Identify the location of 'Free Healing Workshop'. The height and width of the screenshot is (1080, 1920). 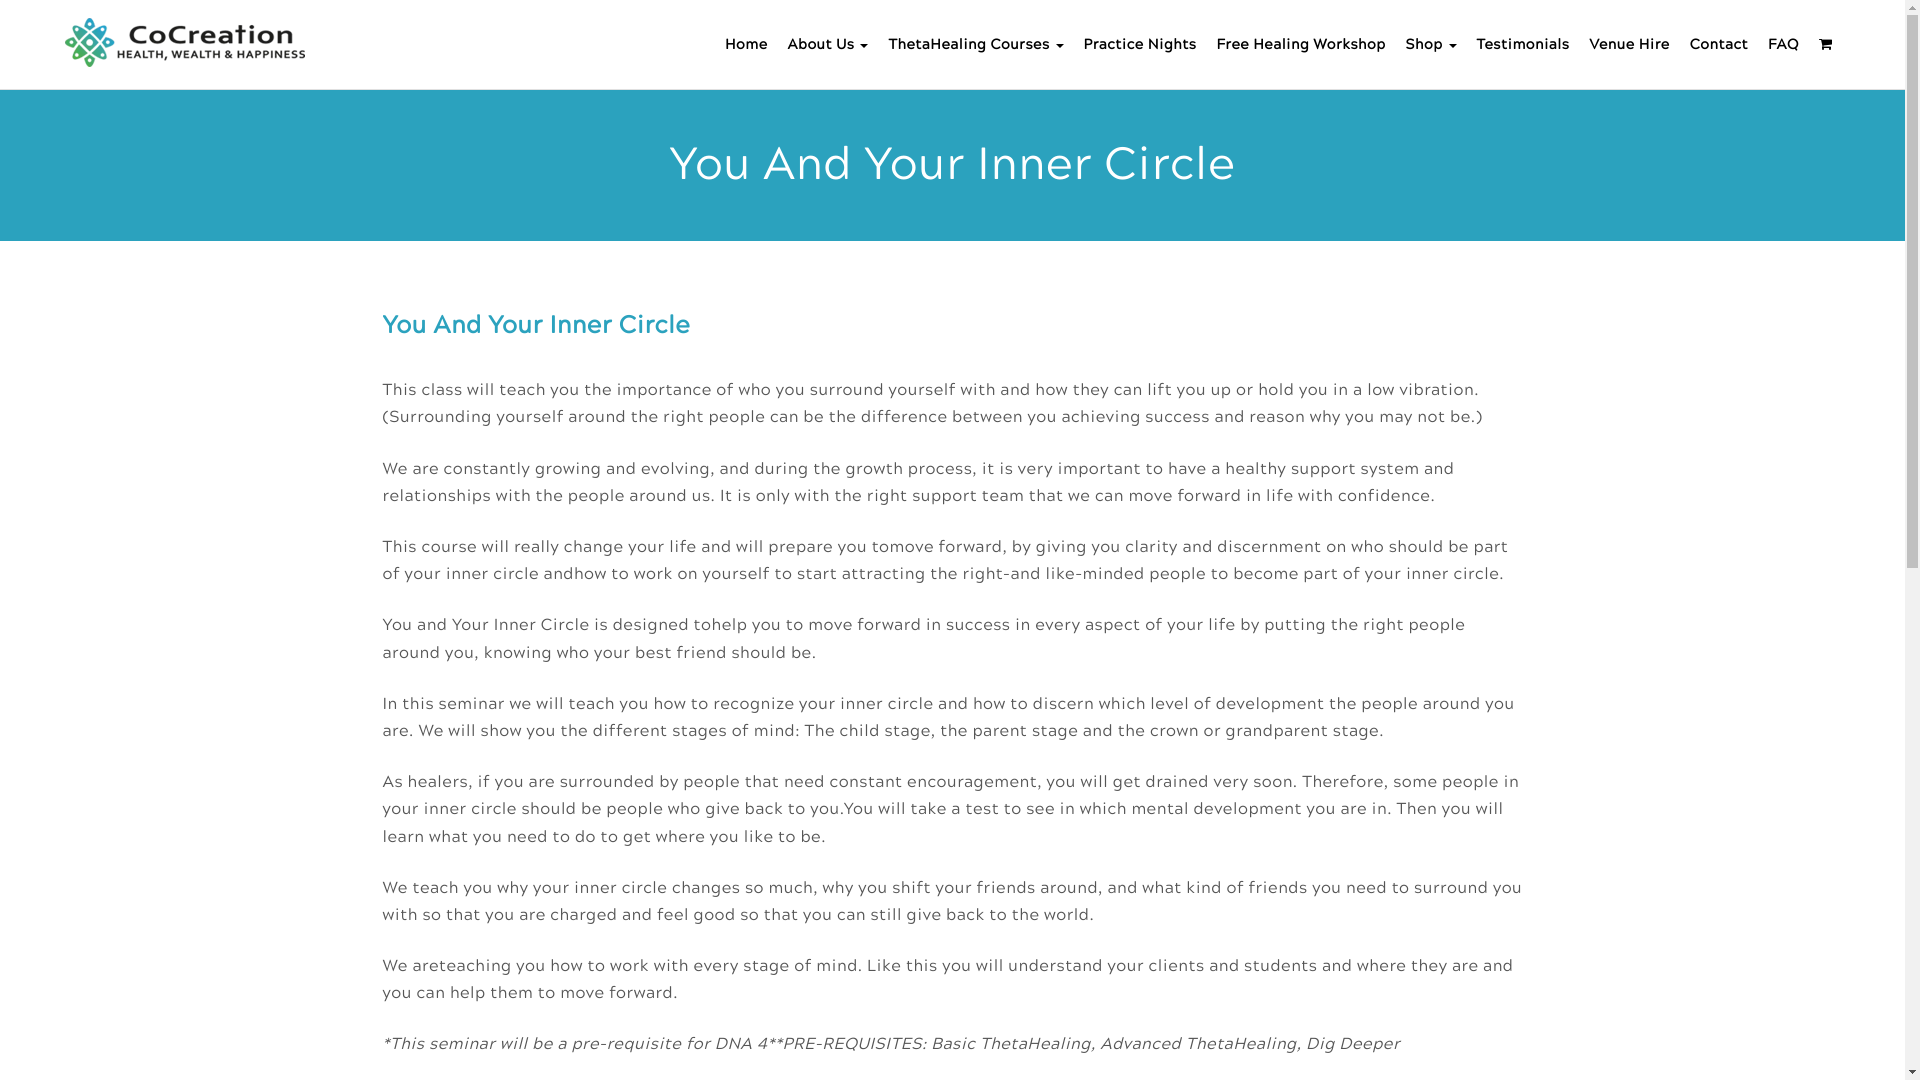
(1300, 42).